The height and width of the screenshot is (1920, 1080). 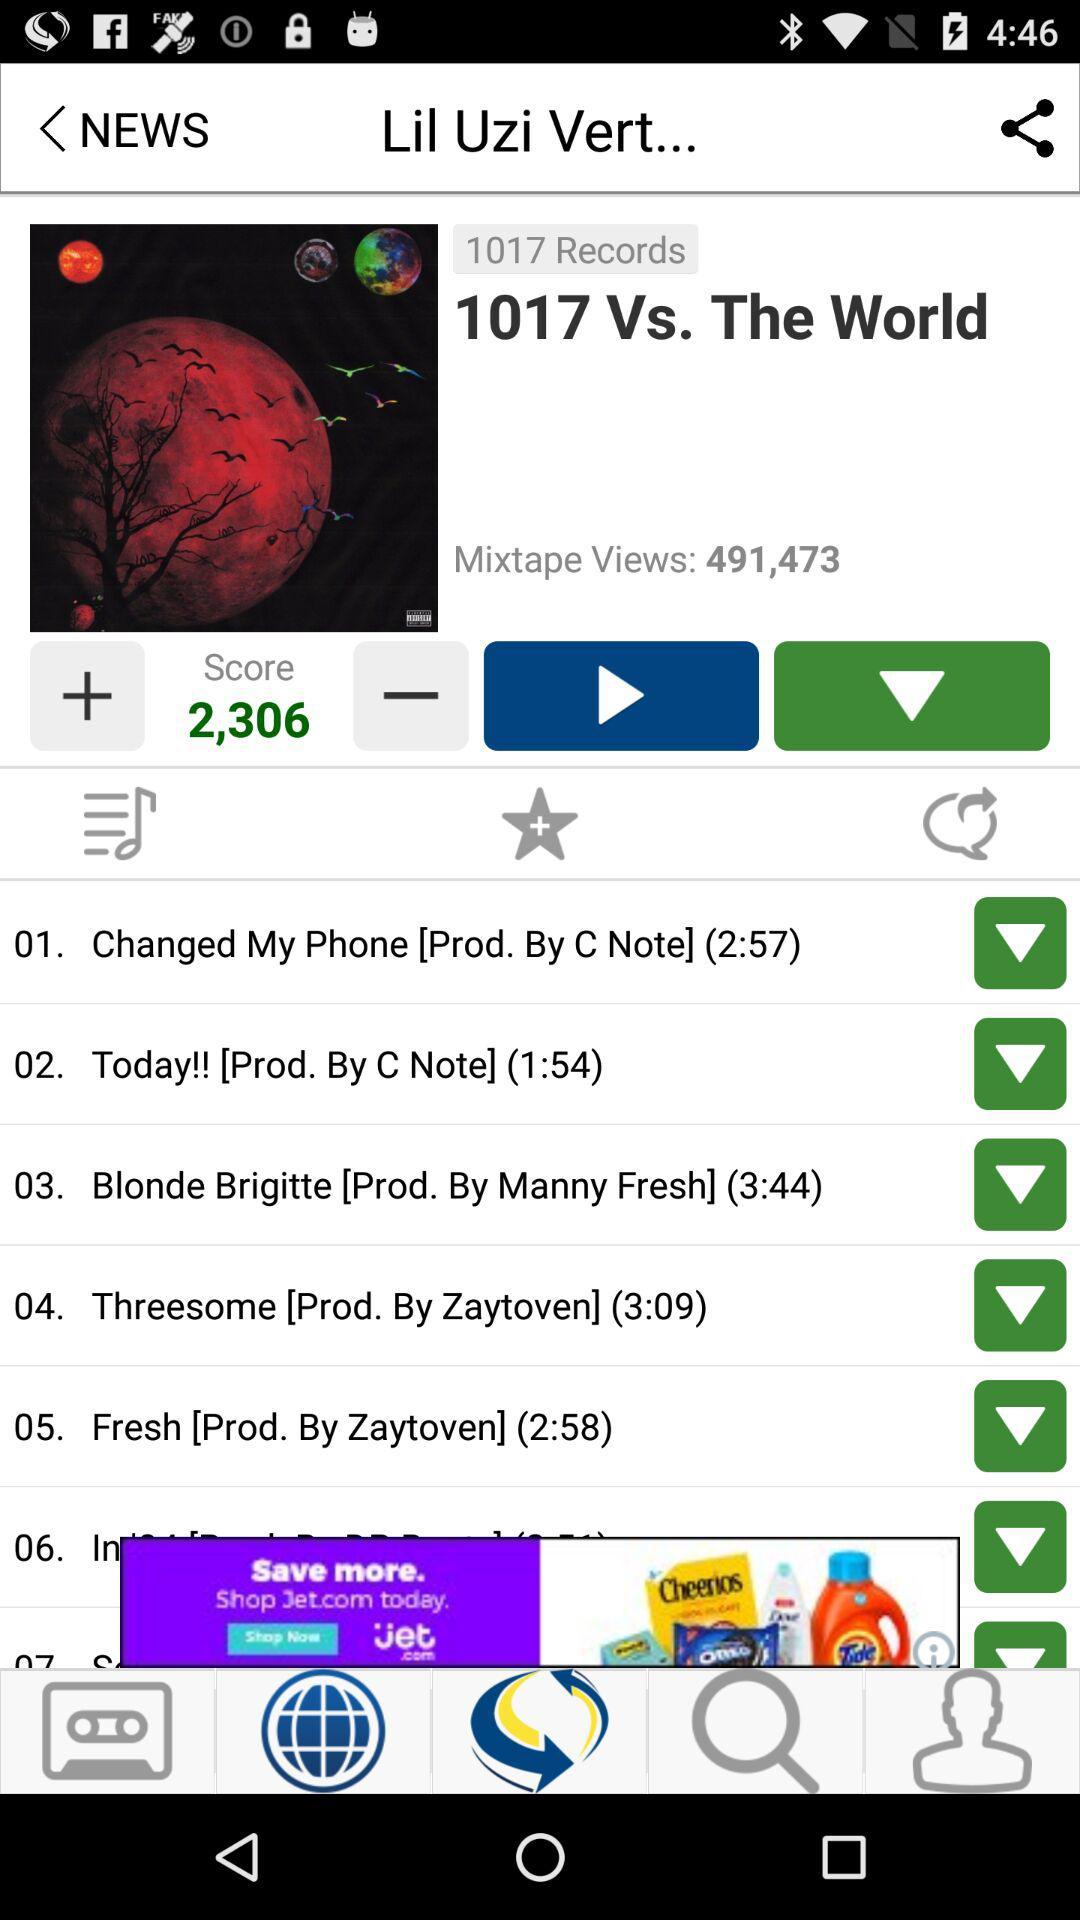 What do you see at coordinates (1020, 1062) in the screenshot?
I see `open song` at bounding box center [1020, 1062].